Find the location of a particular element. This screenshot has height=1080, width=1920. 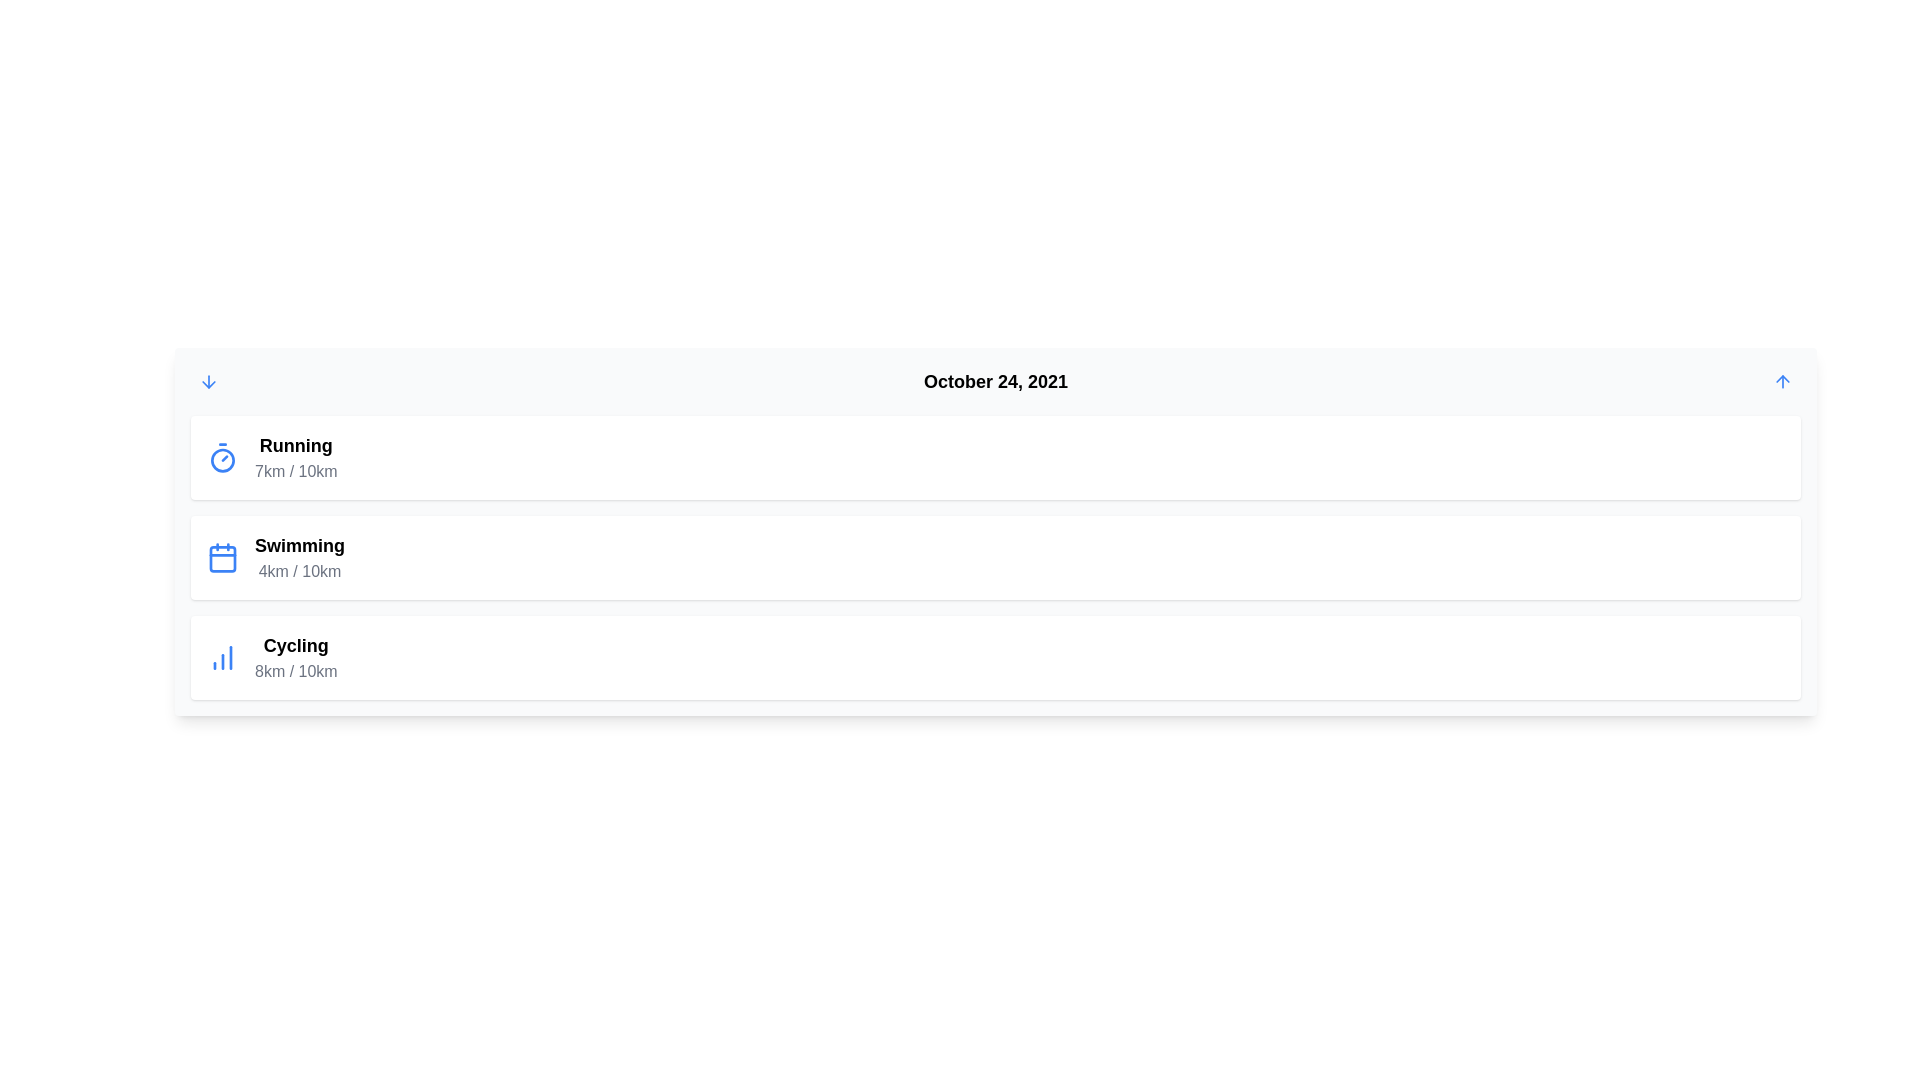

the label displaying 'Cycling' and '8km / 10km' located at the bottom section of the interface is located at coordinates (295, 658).